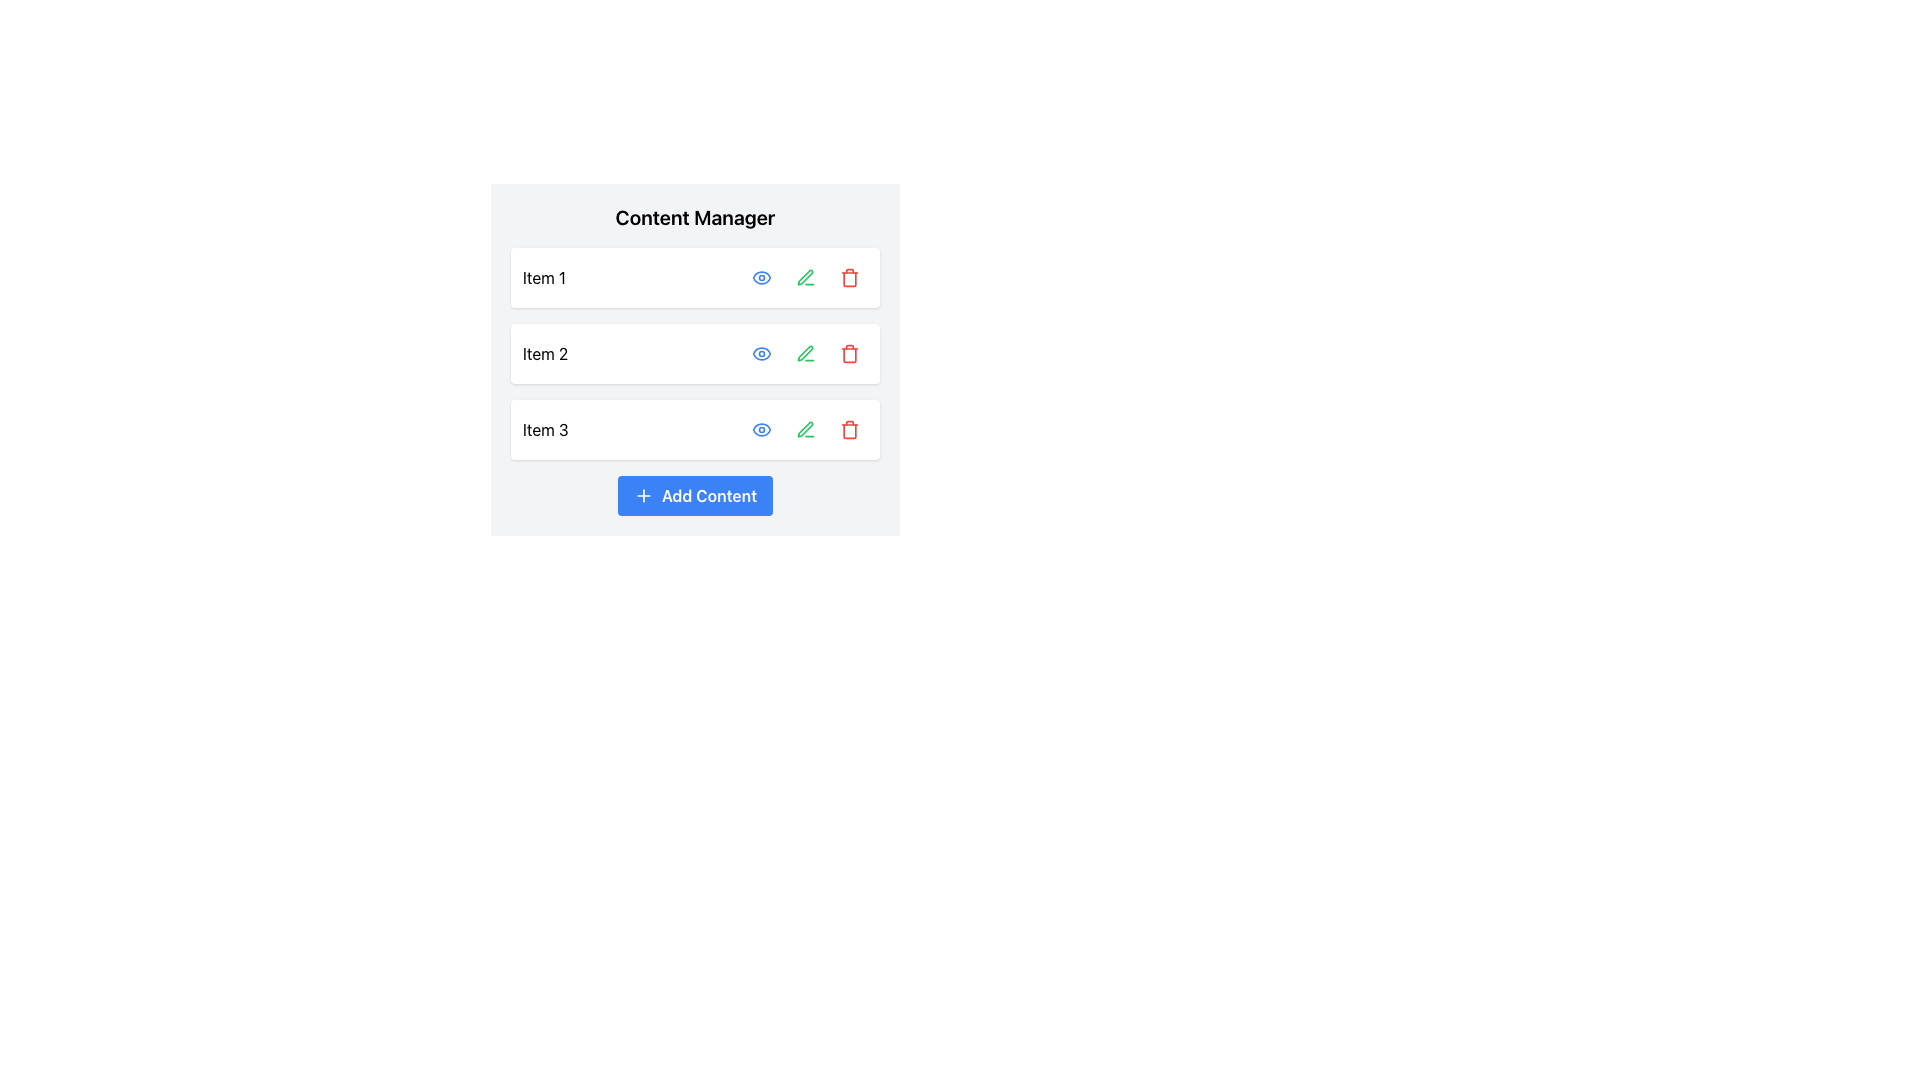 Image resolution: width=1920 pixels, height=1080 pixels. What do you see at coordinates (849, 428) in the screenshot?
I see `the trash can icon button with an SVG graphic located in the action panel adjacent to 'Item 3'` at bounding box center [849, 428].